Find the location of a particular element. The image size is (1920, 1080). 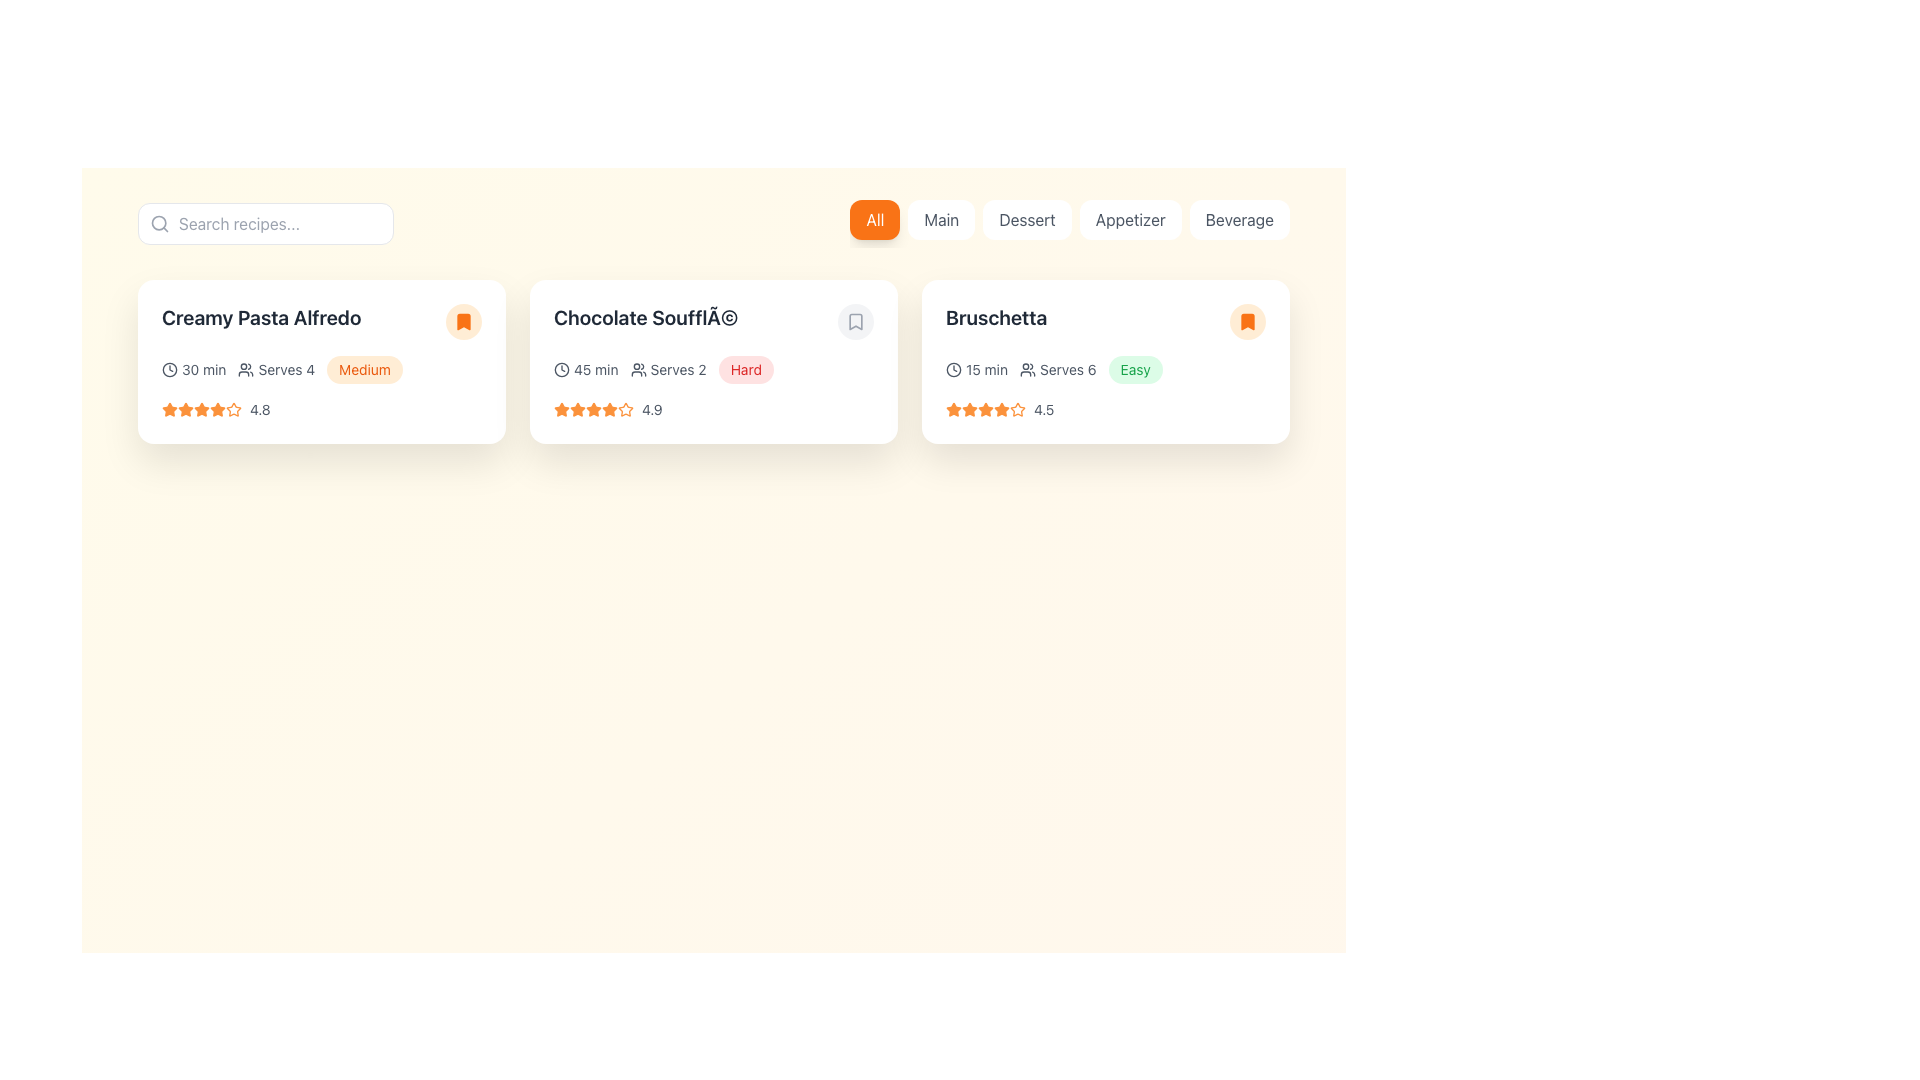

the 'Dessert' button in the top-center navigation menu is located at coordinates (1027, 219).